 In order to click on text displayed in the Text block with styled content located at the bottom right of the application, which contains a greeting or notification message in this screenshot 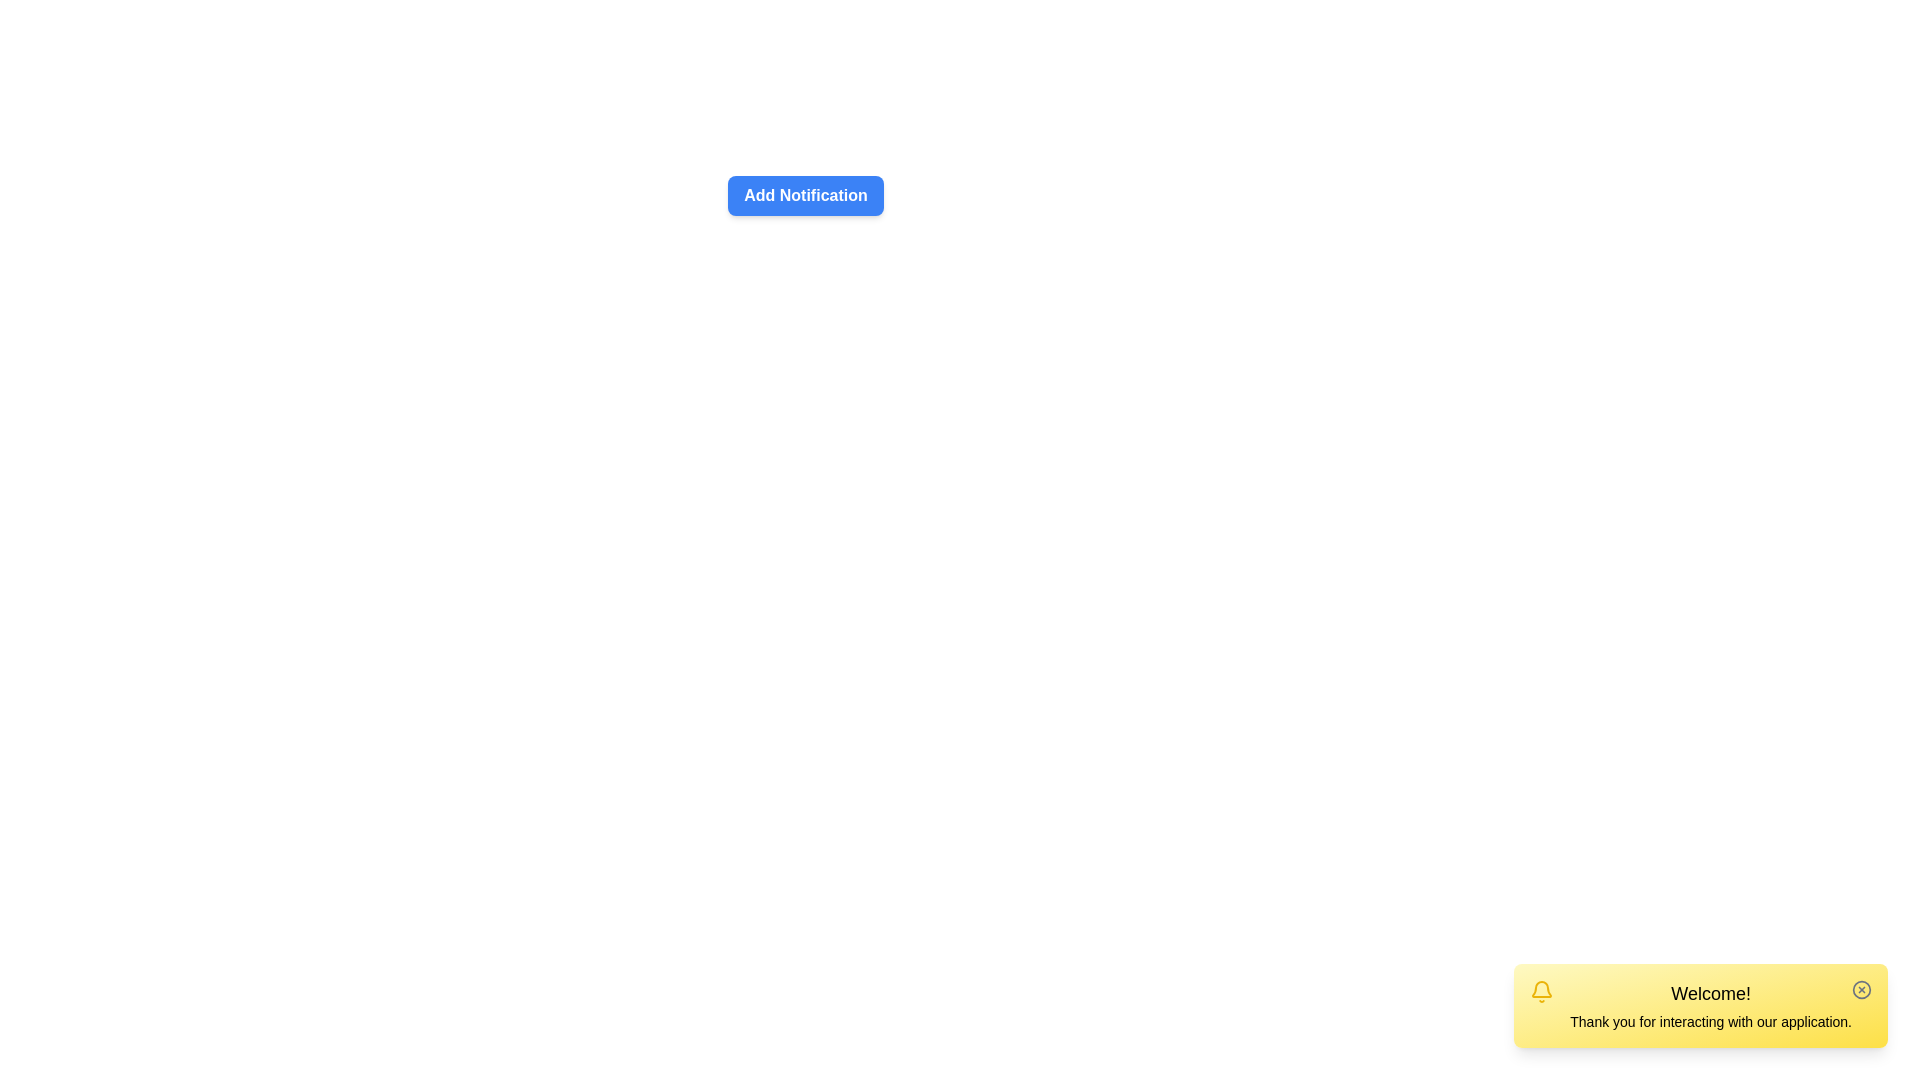, I will do `click(1710, 1006)`.